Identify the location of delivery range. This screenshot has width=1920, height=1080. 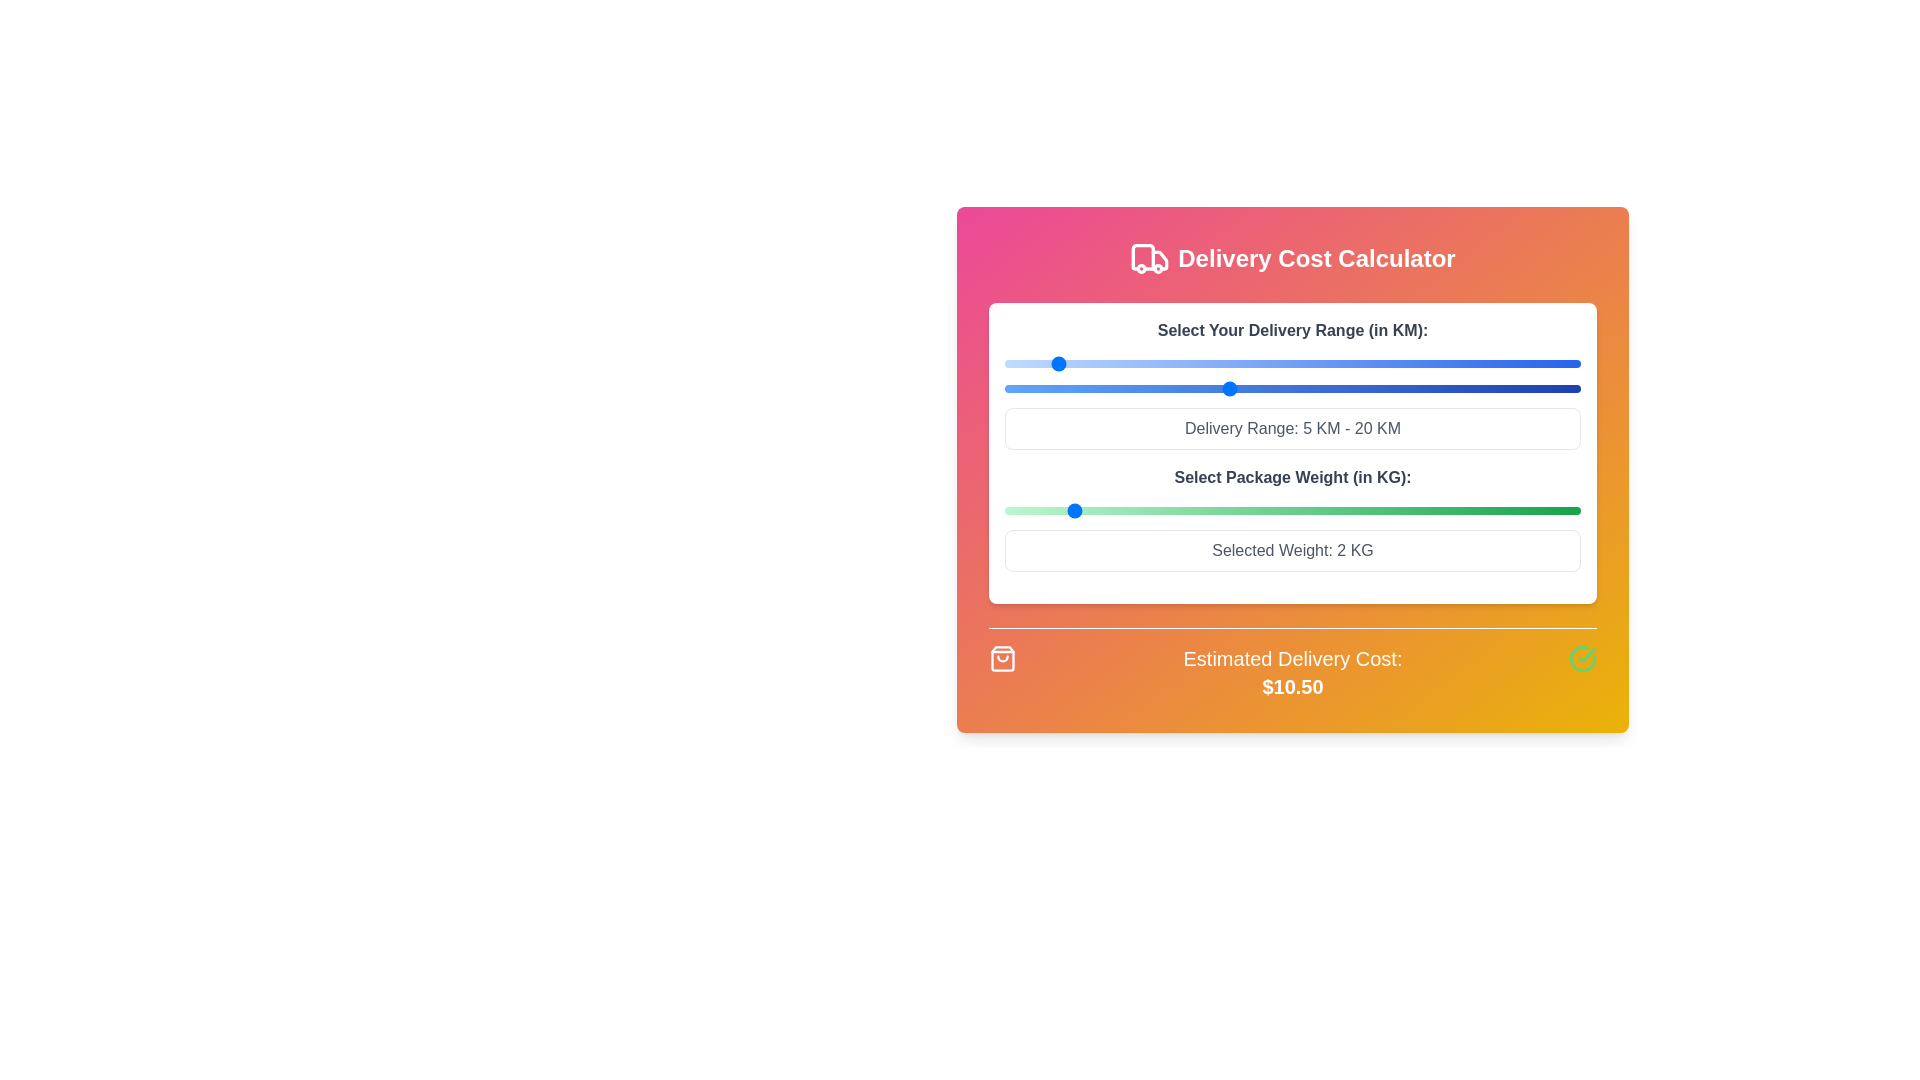
(1040, 389).